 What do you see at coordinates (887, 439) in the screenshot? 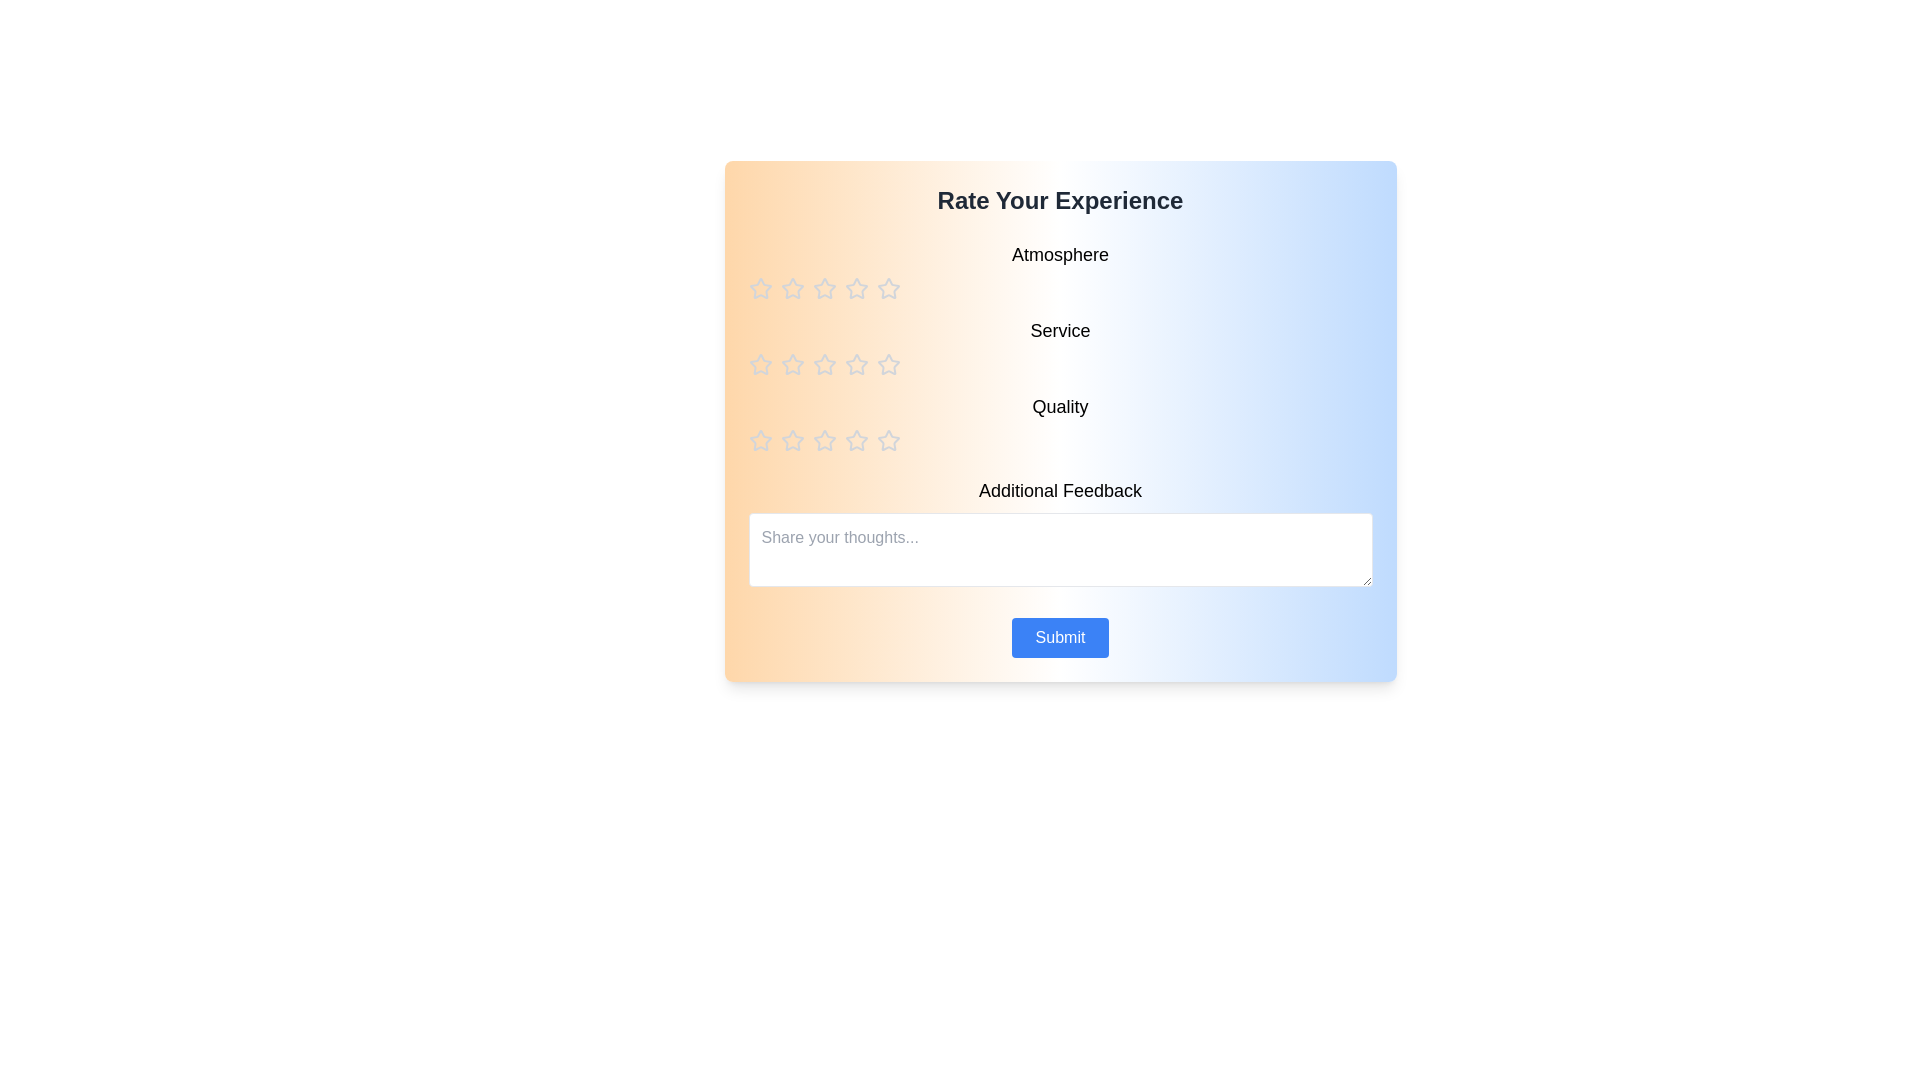
I see `the star corresponding to the rating 5 for the category quality` at bounding box center [887, 439].